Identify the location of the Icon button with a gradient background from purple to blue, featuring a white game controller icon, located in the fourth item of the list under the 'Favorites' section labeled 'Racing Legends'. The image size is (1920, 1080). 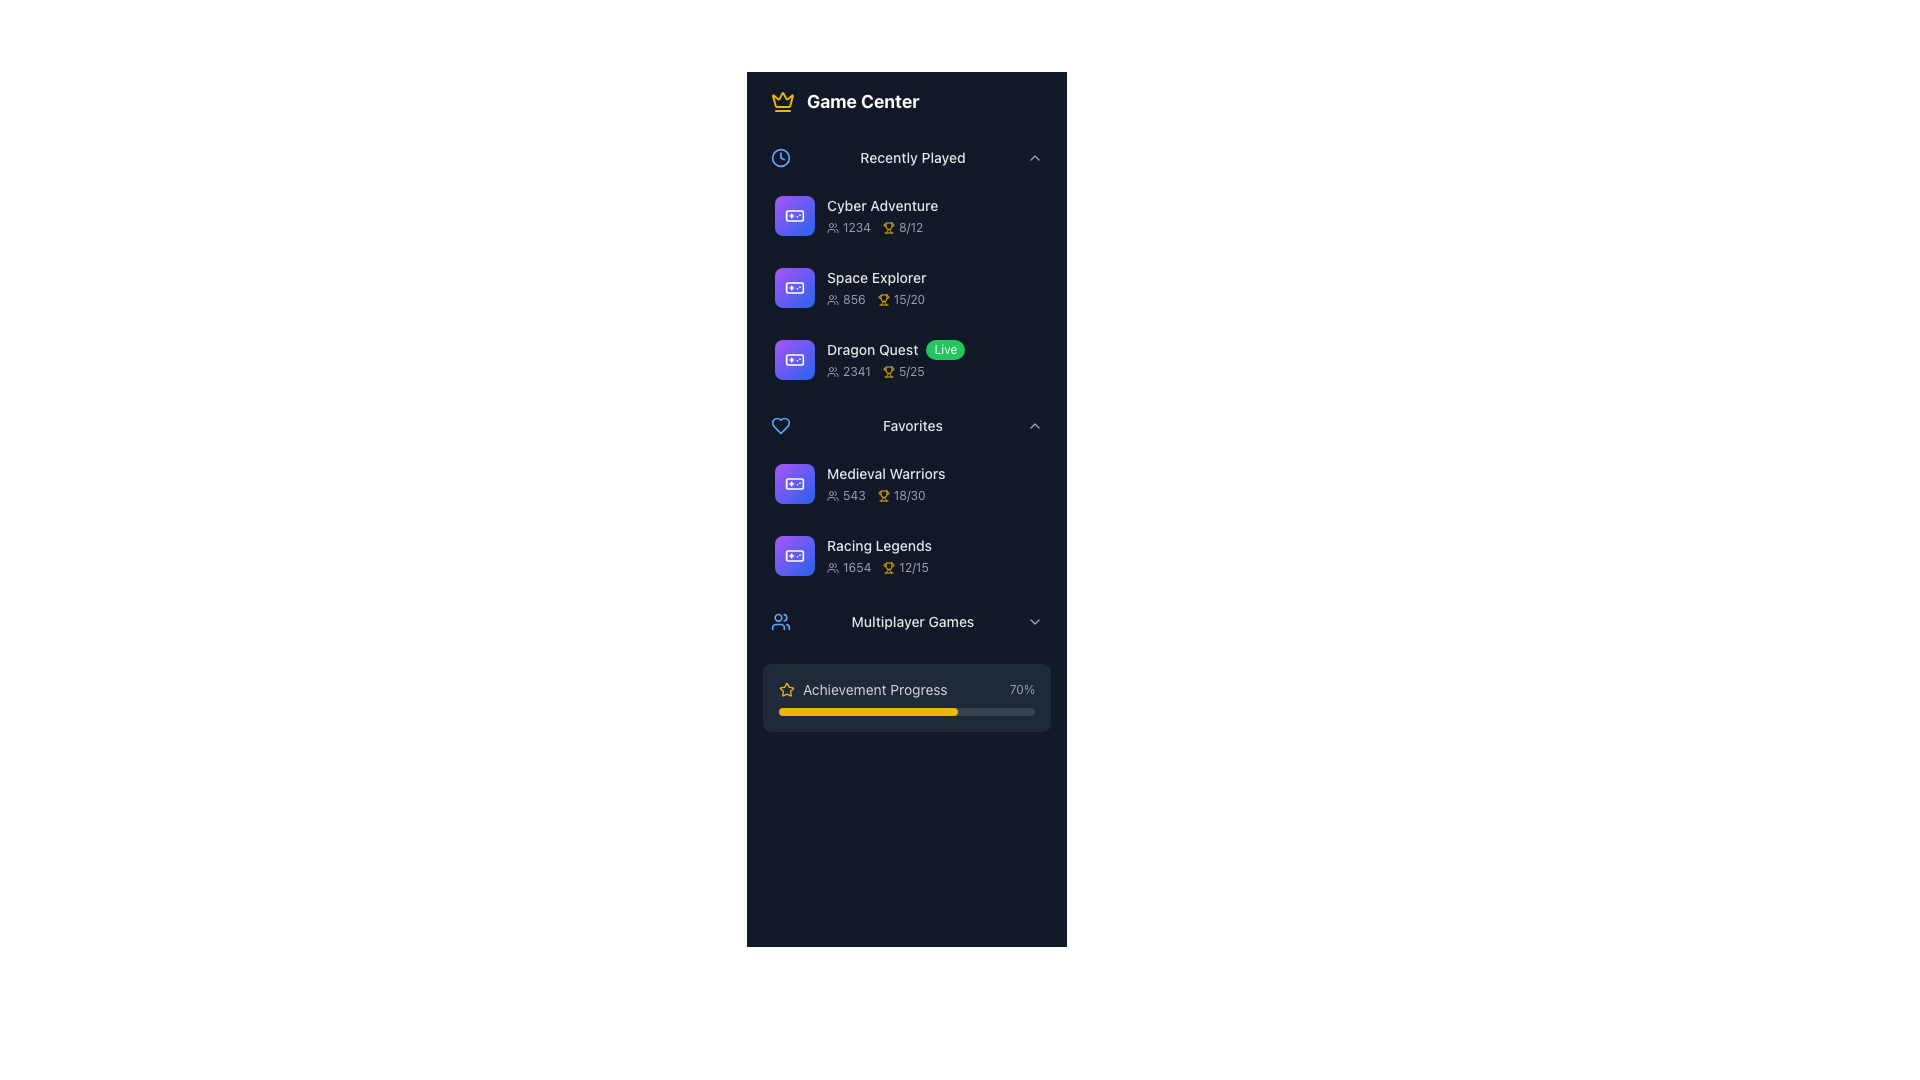
(794, 555).